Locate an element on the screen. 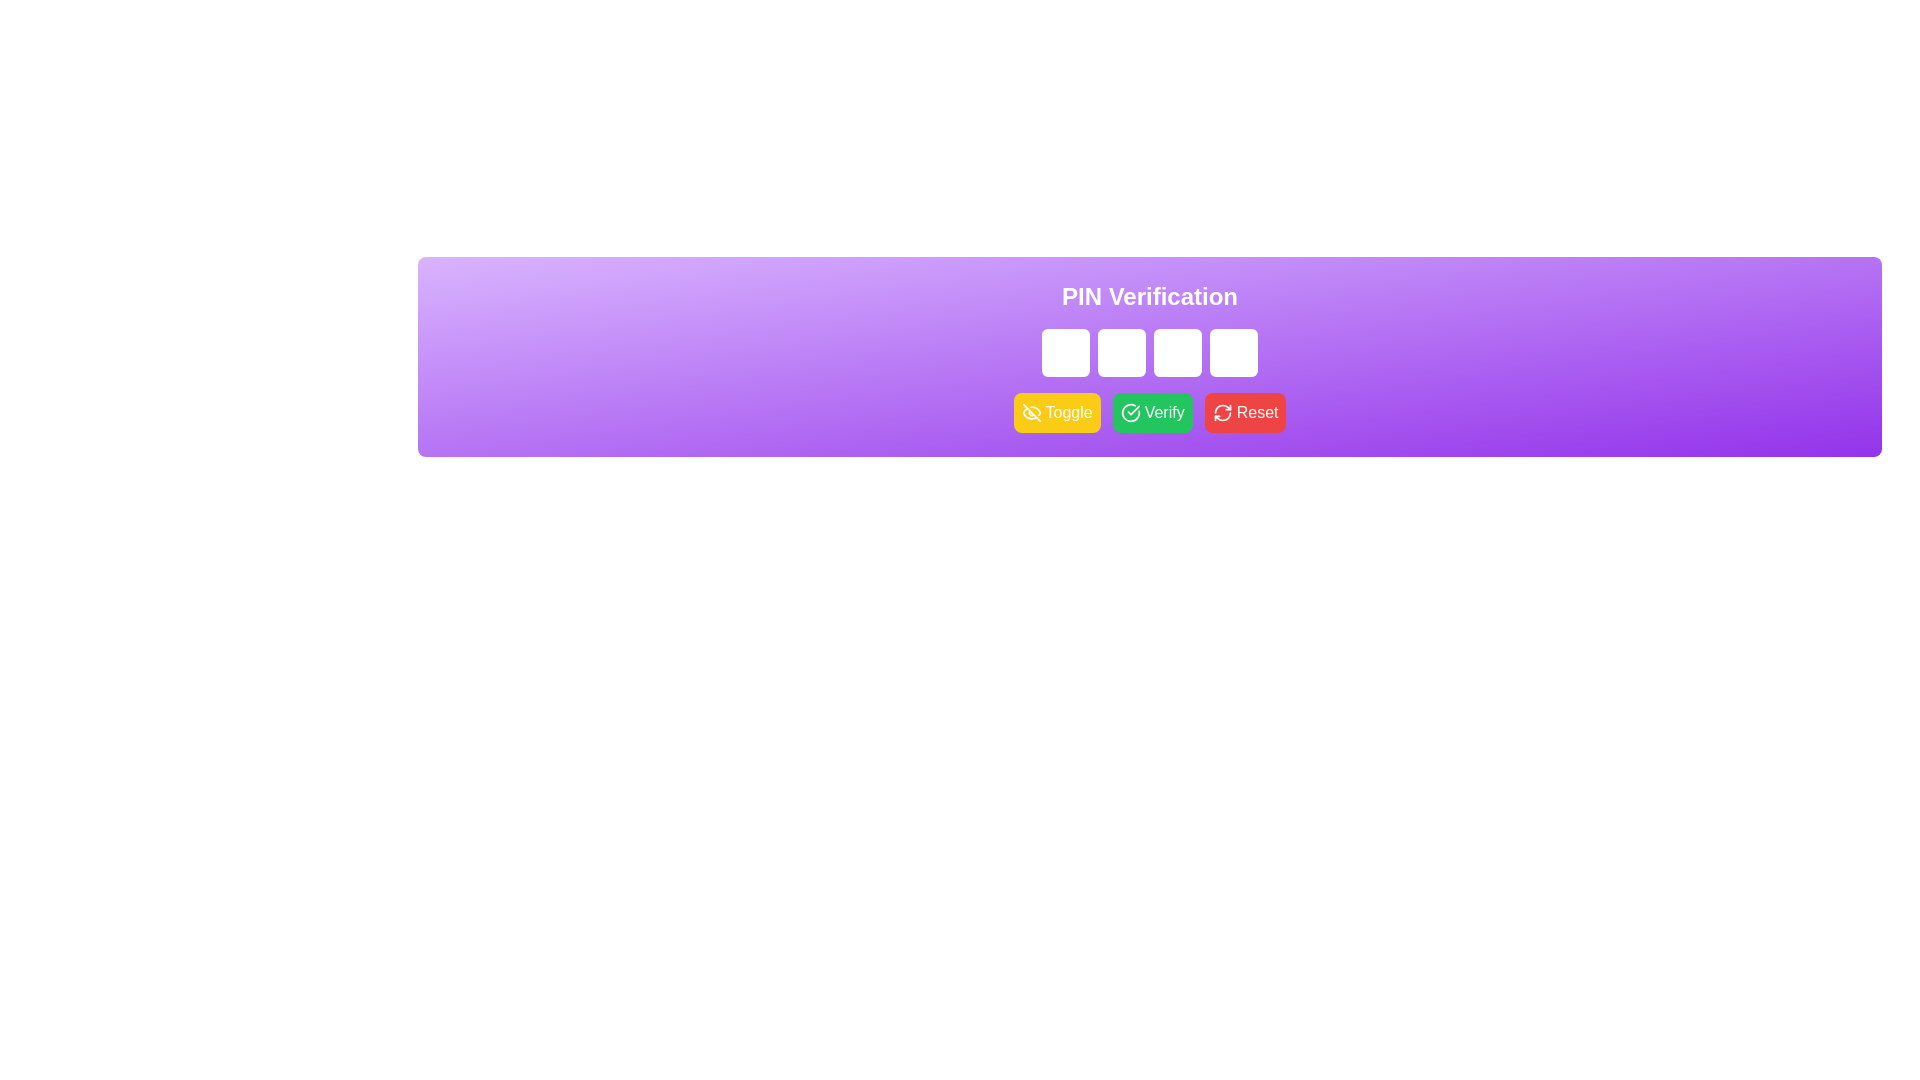 The width and height of the screenshot is (1920, 1080). the 'Reset' label inside the third button of the button group, which is styled with white text on a red background is located at coordinates (1256, 411).